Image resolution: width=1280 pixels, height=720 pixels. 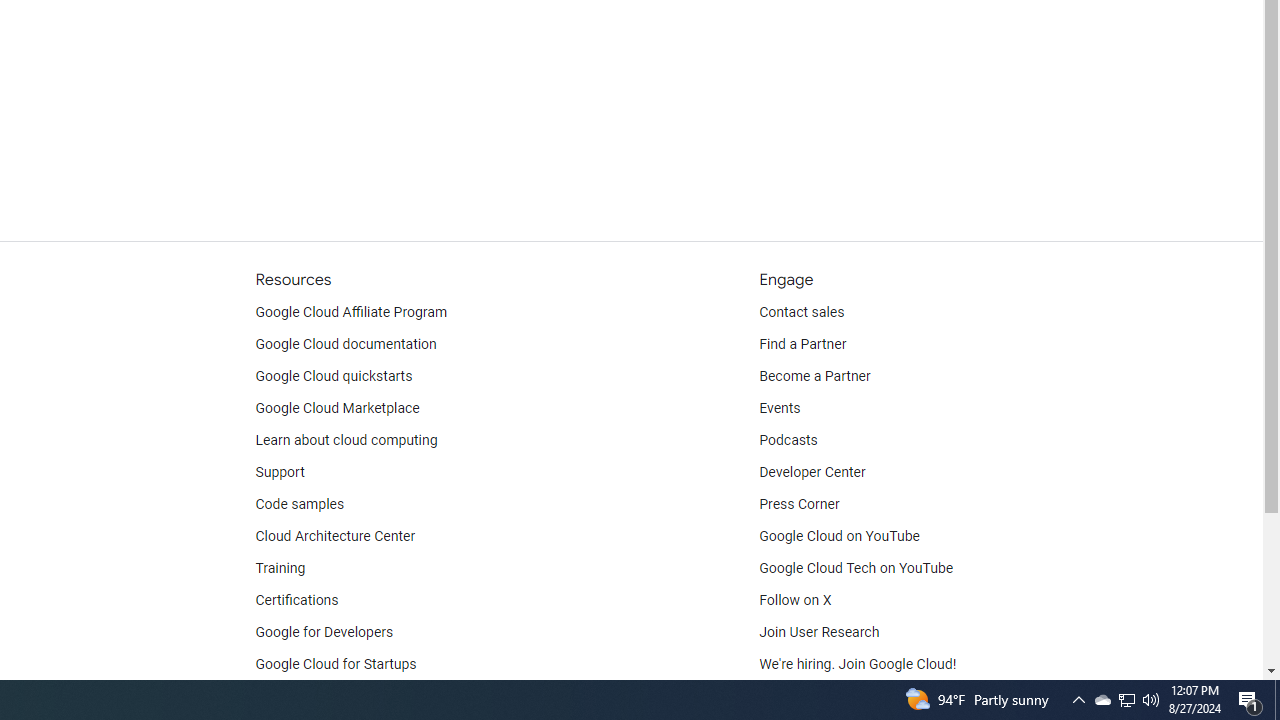 What do you see at coordinates (798, 504) in the screenshot?
I see `'Press Corner'` at bounding box center [798, 504].